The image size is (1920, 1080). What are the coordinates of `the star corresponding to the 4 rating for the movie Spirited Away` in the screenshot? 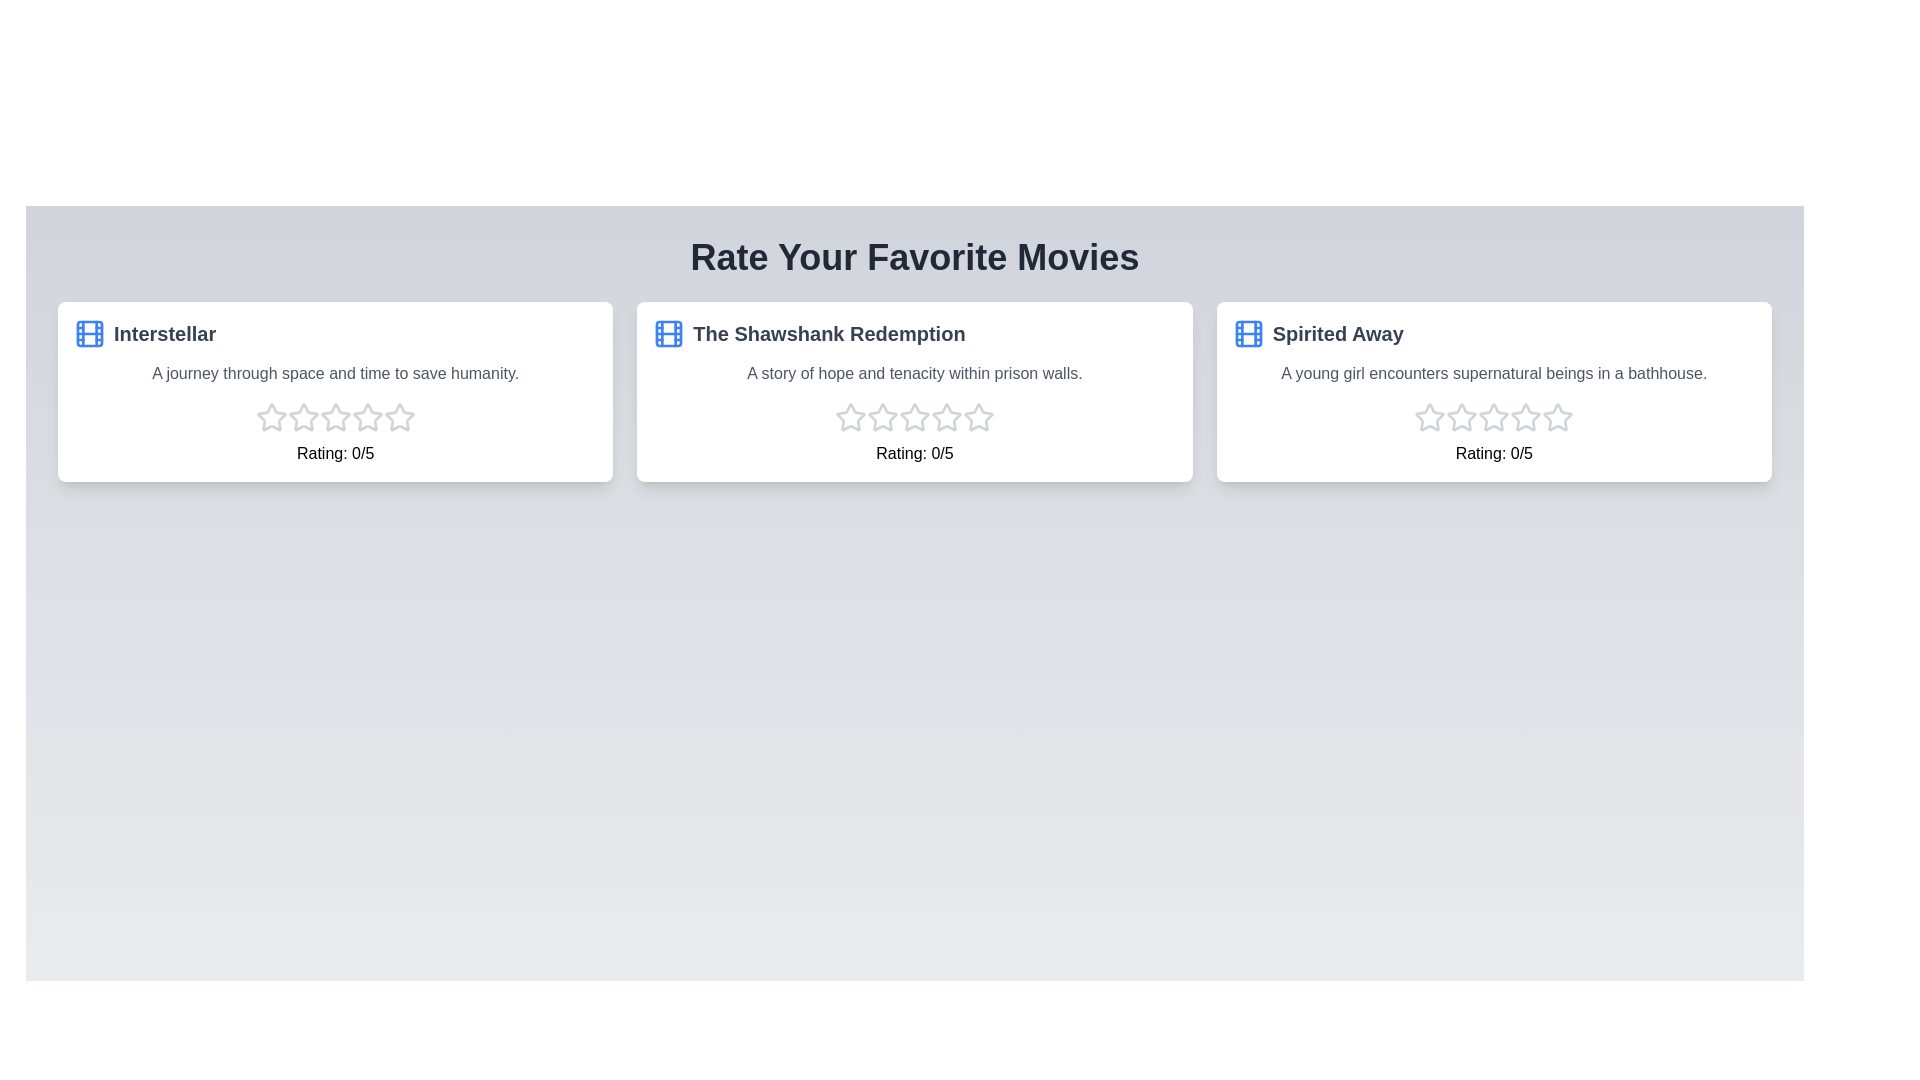 It's located at (1525, 416).